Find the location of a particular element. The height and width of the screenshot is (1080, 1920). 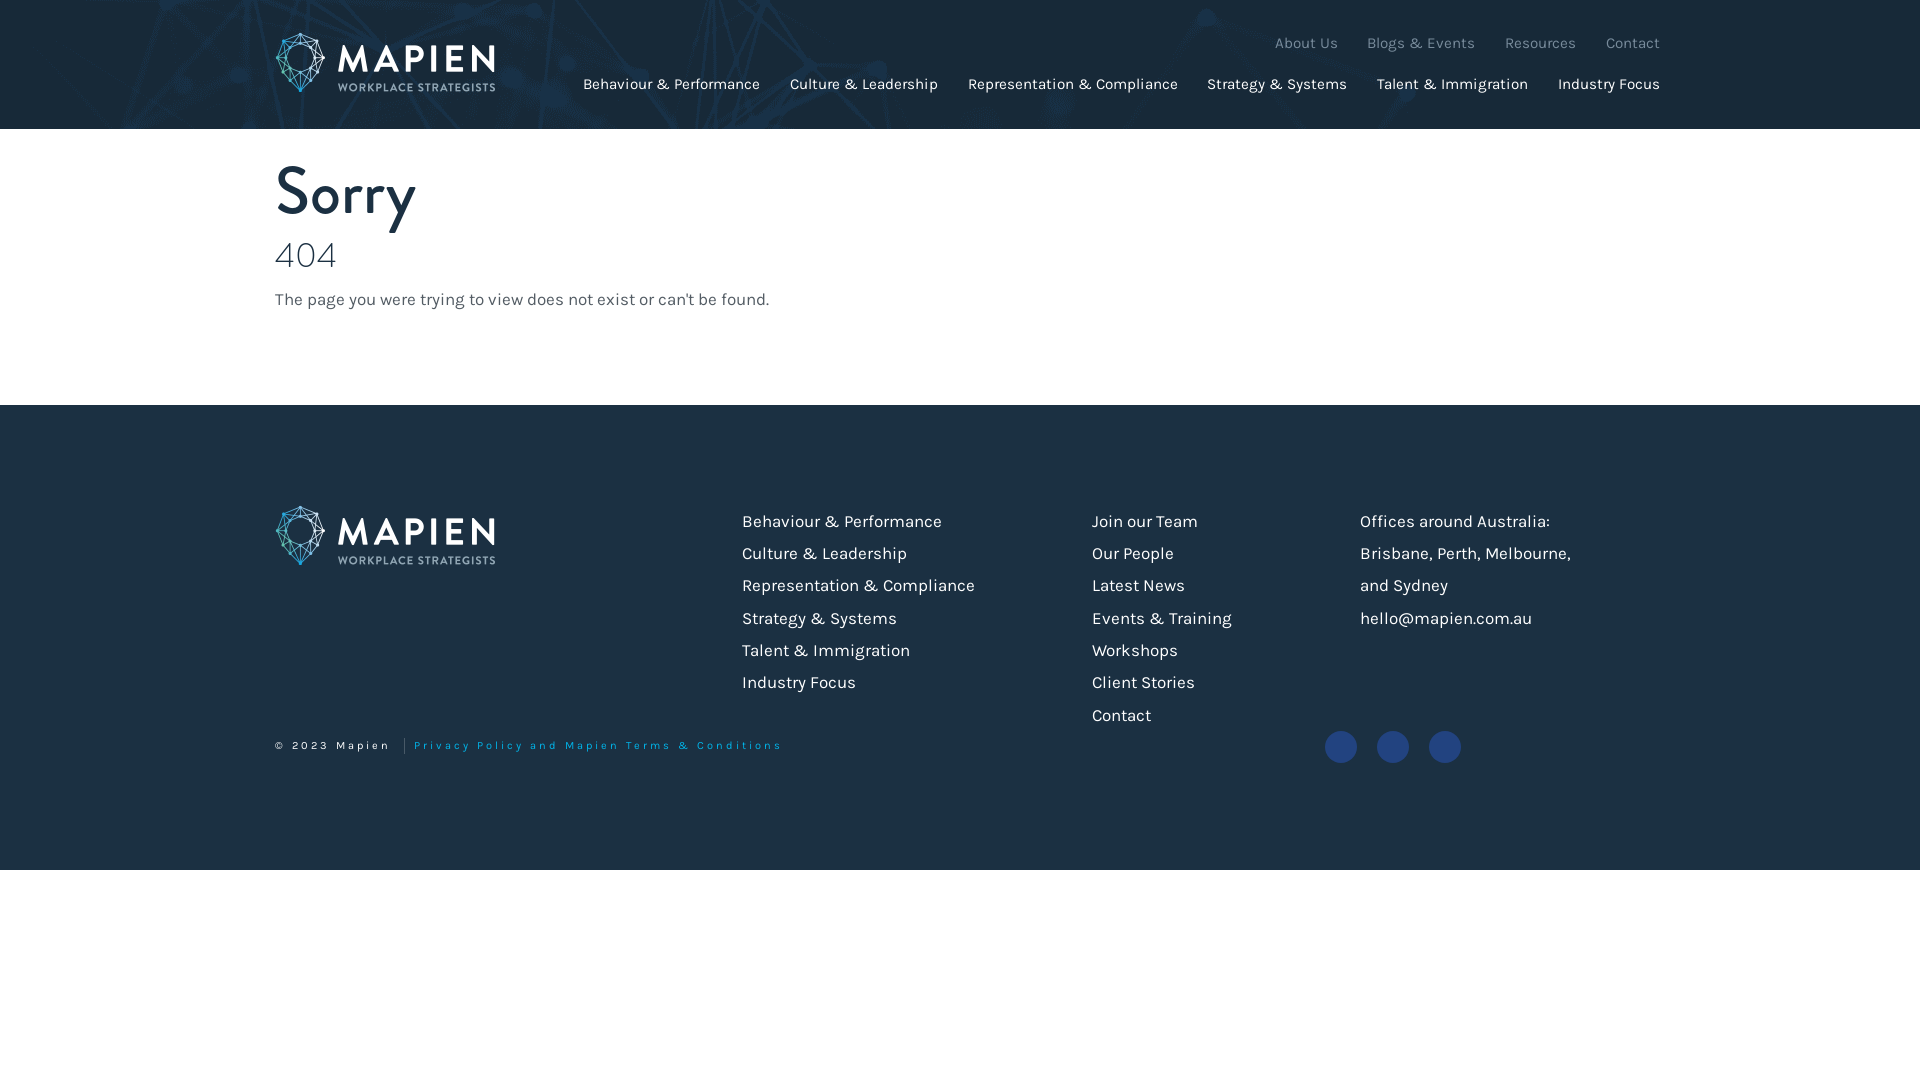

'Blogs & Events' is located at coordinates (1419, 42).